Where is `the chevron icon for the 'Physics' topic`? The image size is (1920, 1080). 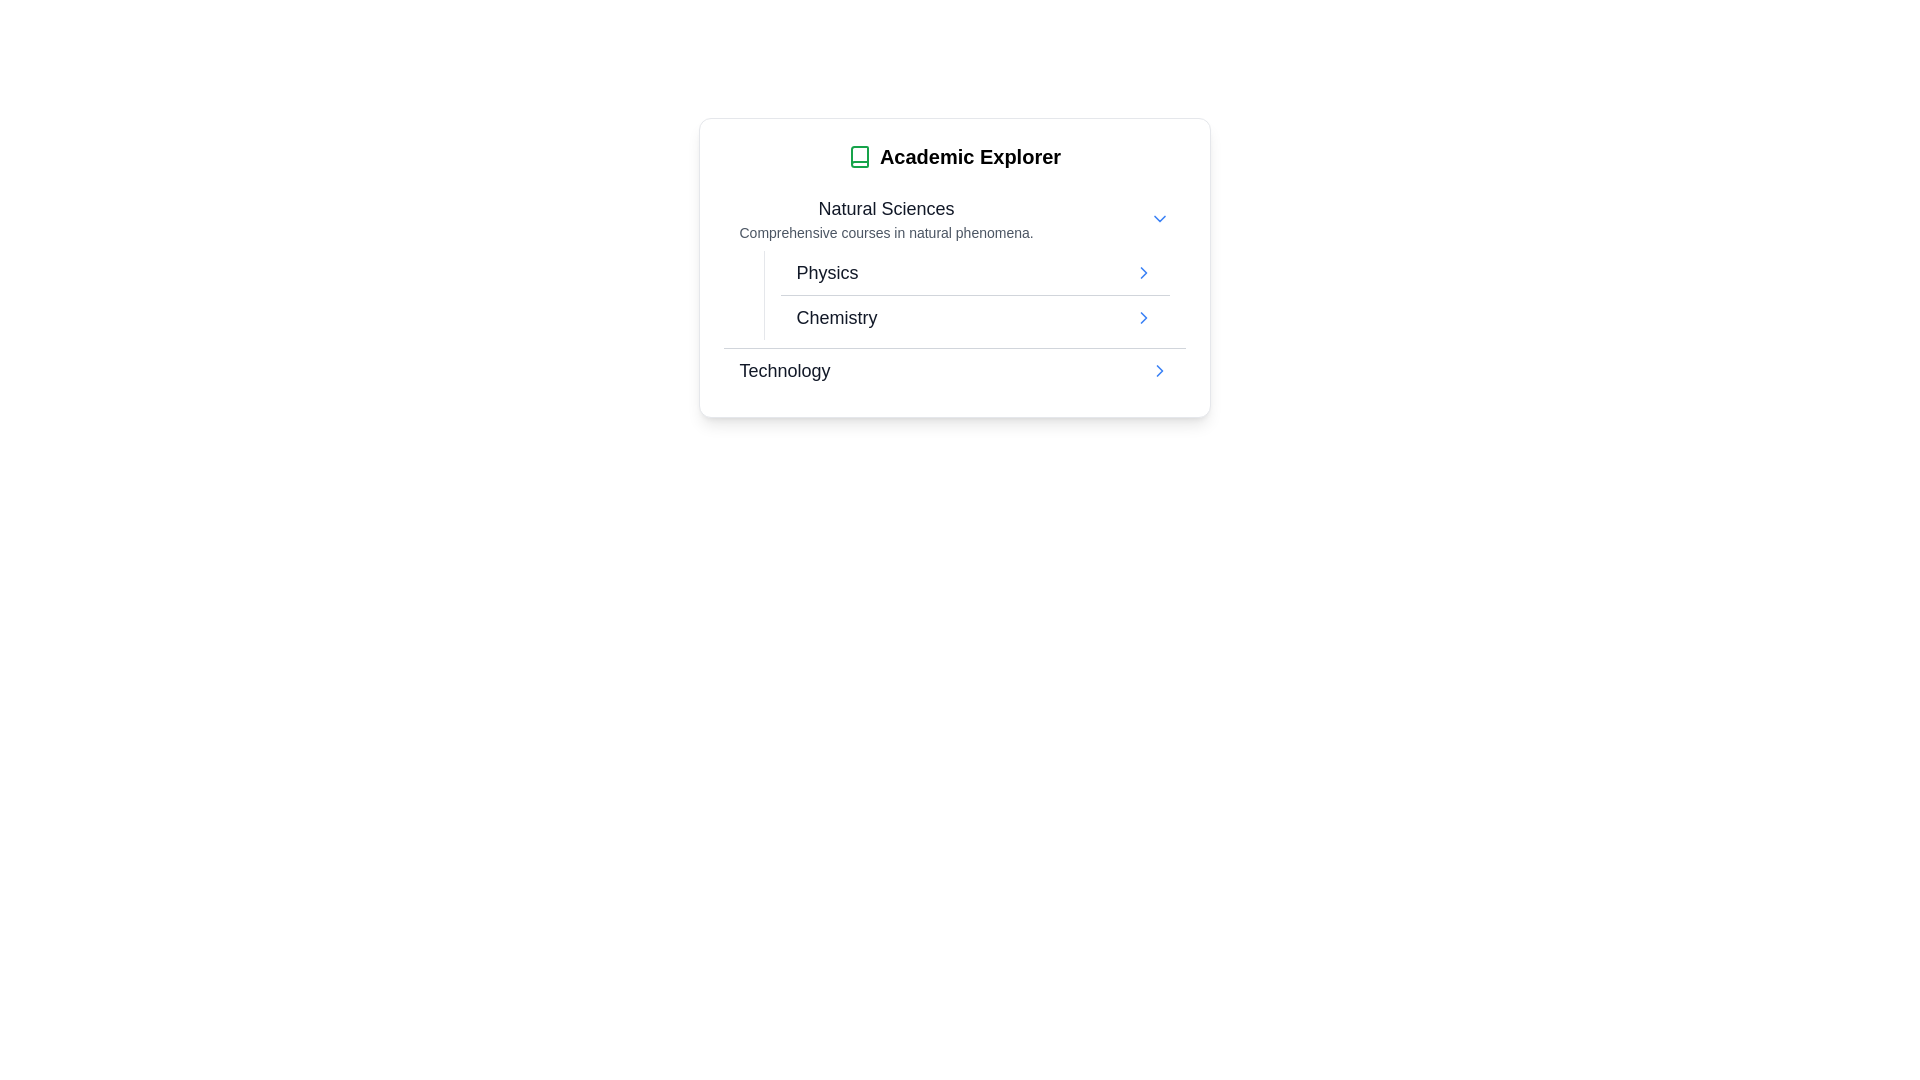
the chevron icon for the 'Physics' topic is located at coordinates (1143, 273).